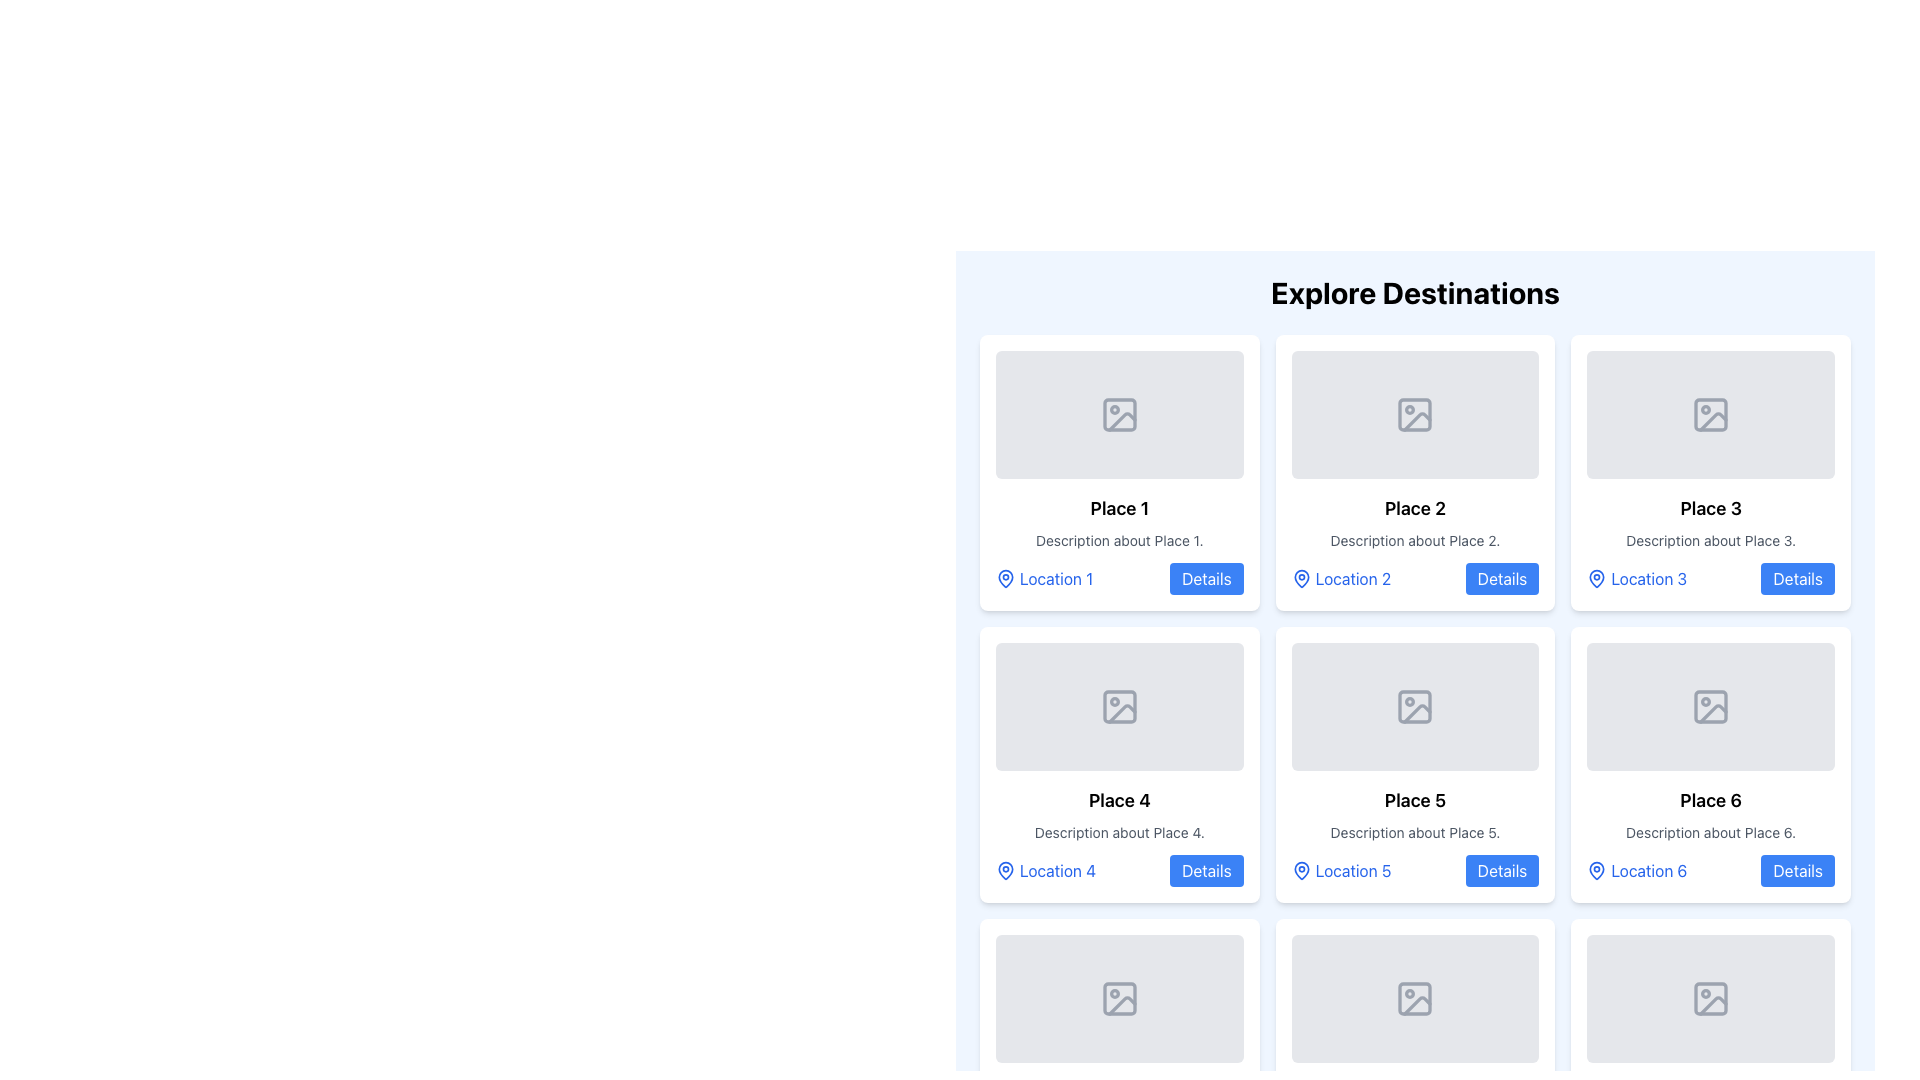 This screenshot has width=1920, height=1080. What do you see at coordinates (1798, 578) in the screenshot?
I see `the interactive button located in the bottom-right corner of the card labeled 'Place 3'` at bounding box center [1798, 578].